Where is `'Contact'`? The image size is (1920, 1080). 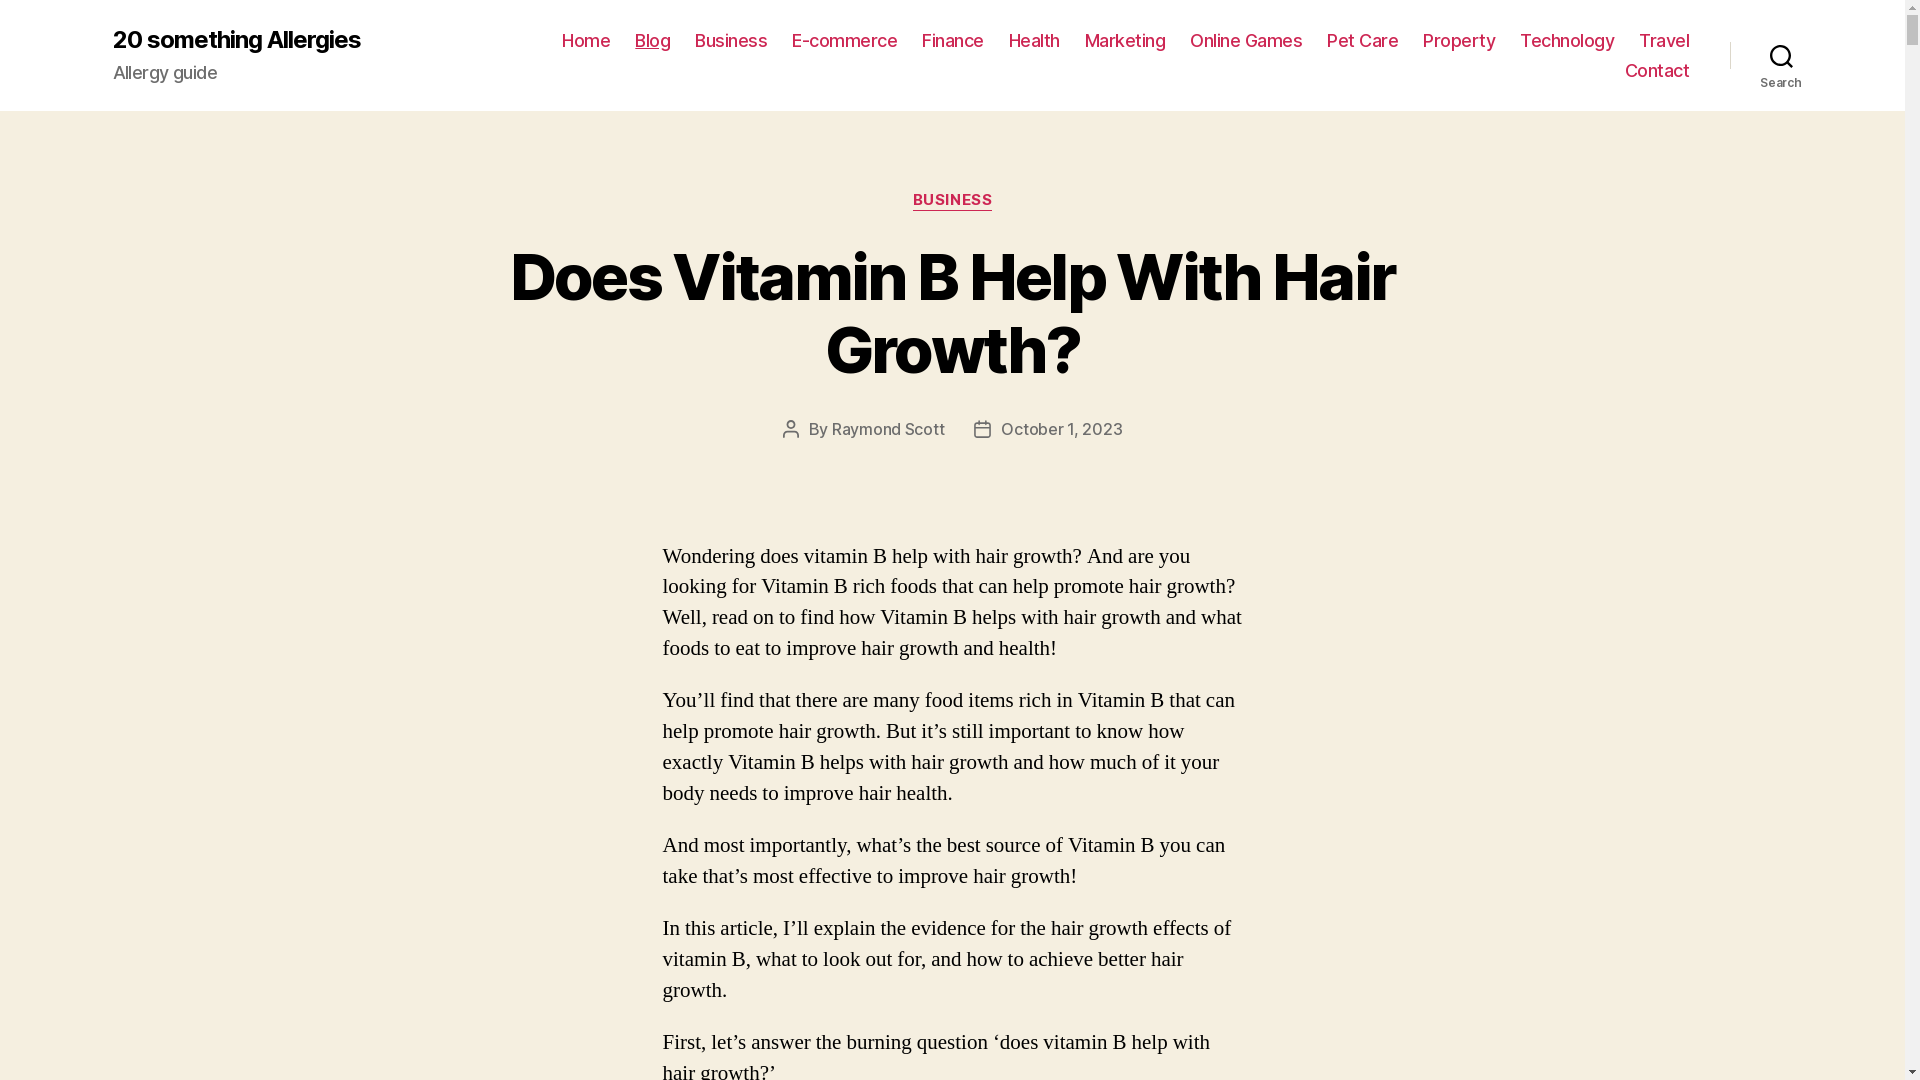 'Contact' is located at coordinates (1657, 69).